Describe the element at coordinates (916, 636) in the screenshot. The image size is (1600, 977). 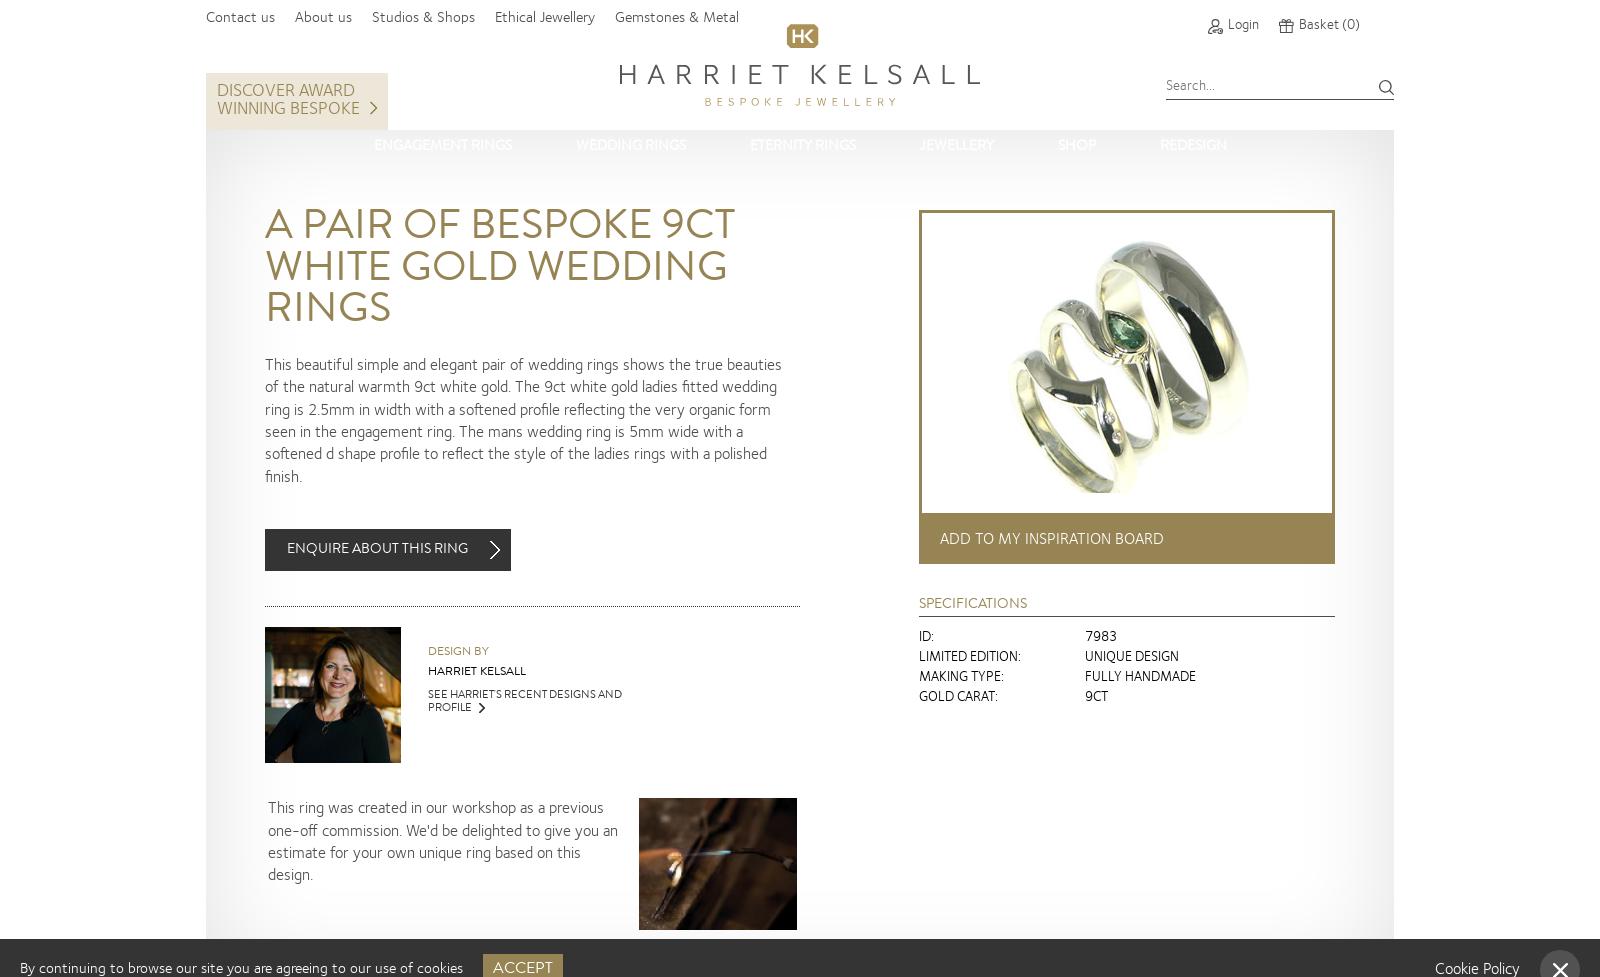
I see `'ID:'` at that location.